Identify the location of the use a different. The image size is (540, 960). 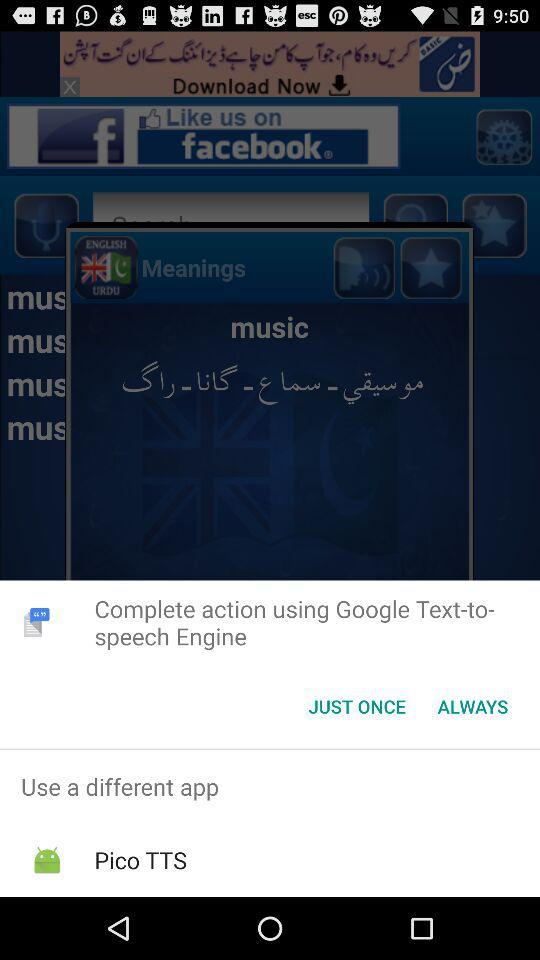
(270, 786).